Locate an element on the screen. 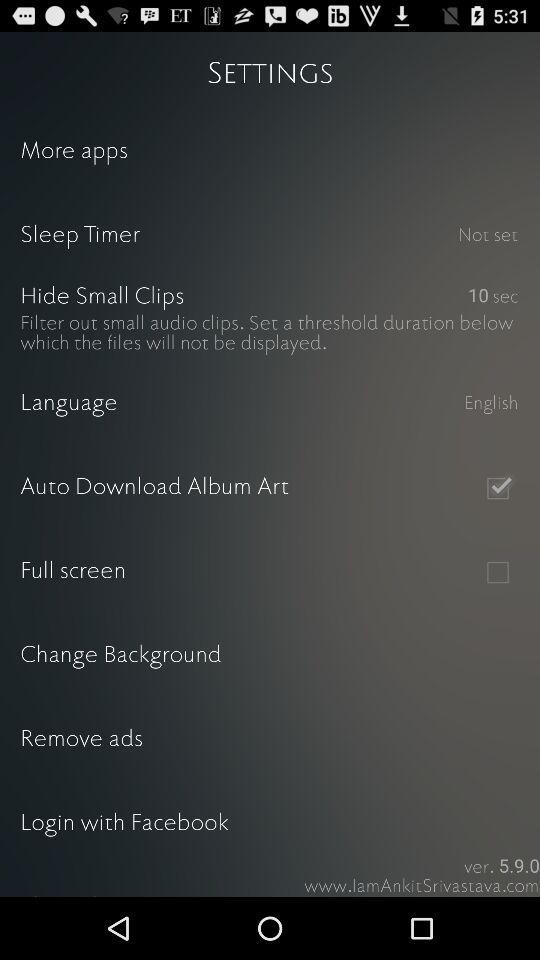 The height and width of the screenshot is (960, 540). more apps icon is located at coordinates (270, 151).